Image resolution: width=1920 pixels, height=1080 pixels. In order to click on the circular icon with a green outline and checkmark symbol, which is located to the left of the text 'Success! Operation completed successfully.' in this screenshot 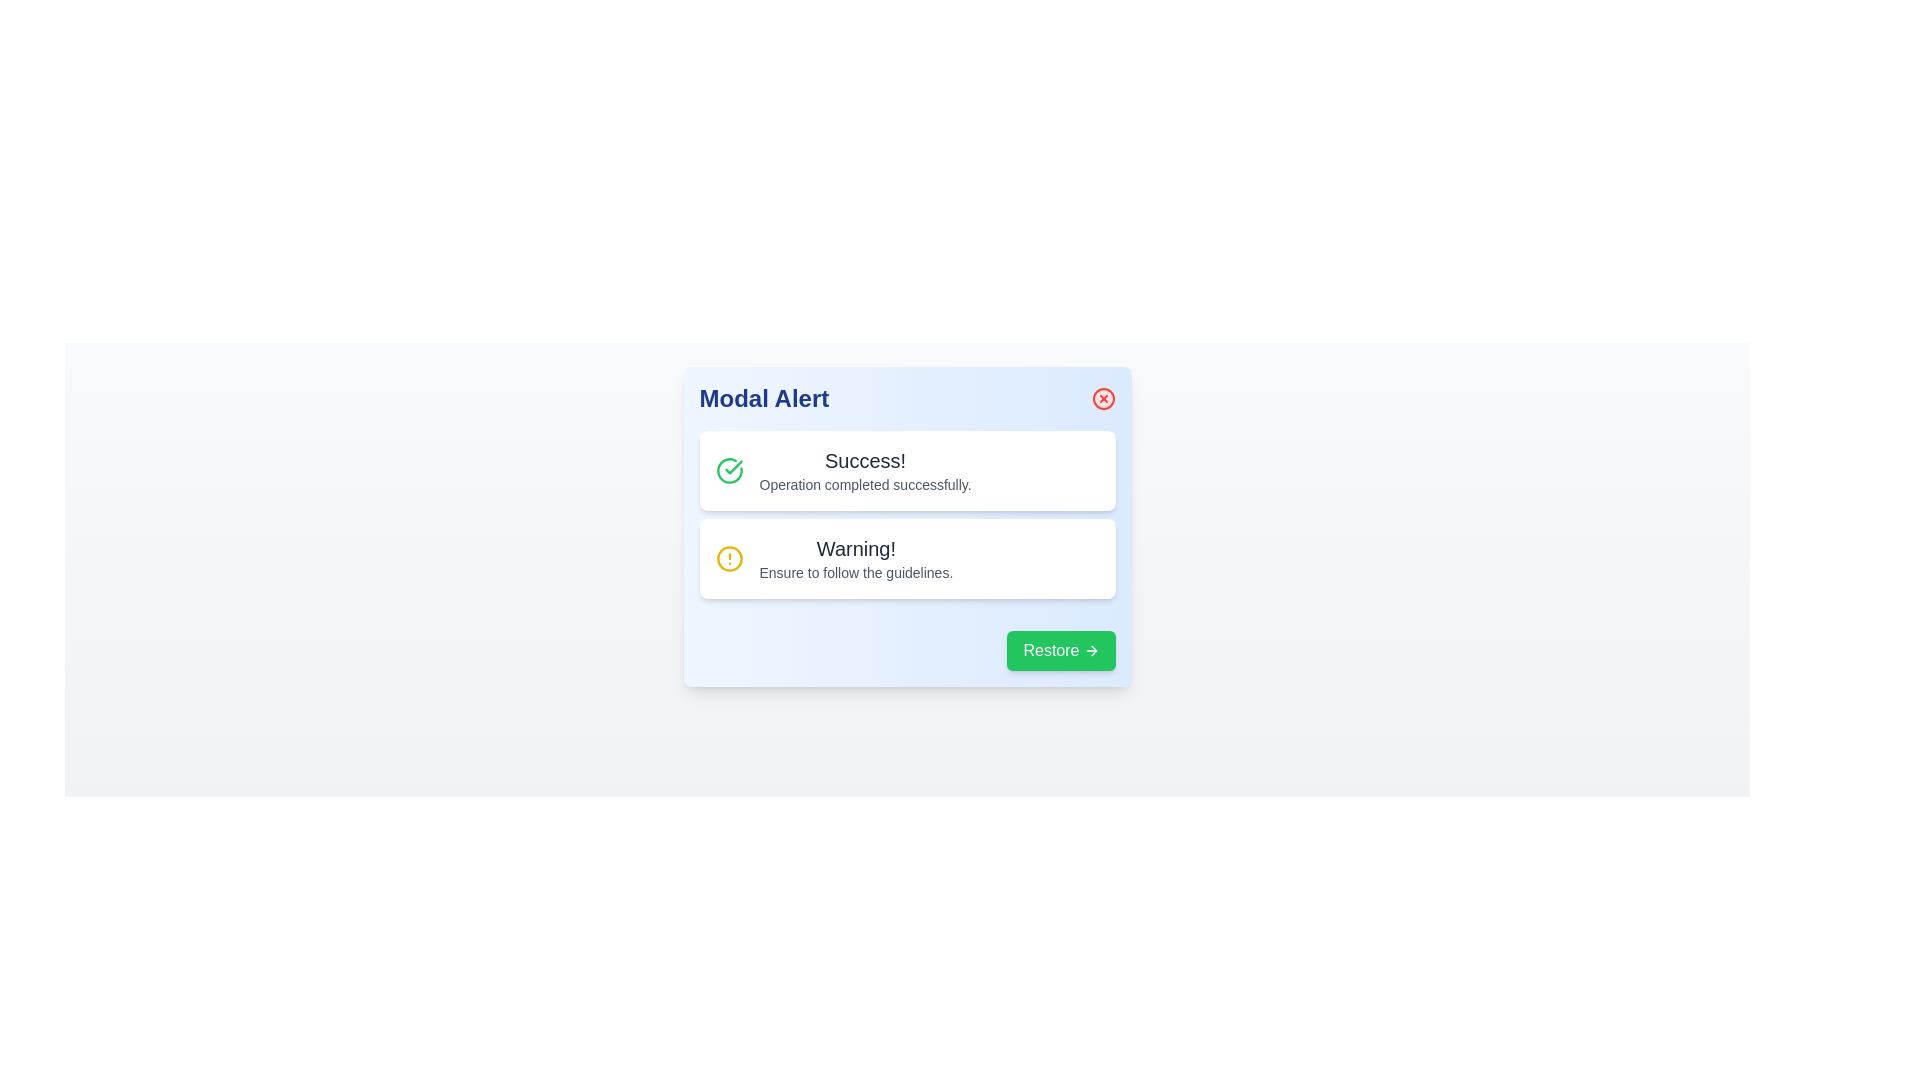, I will do `click(728, 470)`.